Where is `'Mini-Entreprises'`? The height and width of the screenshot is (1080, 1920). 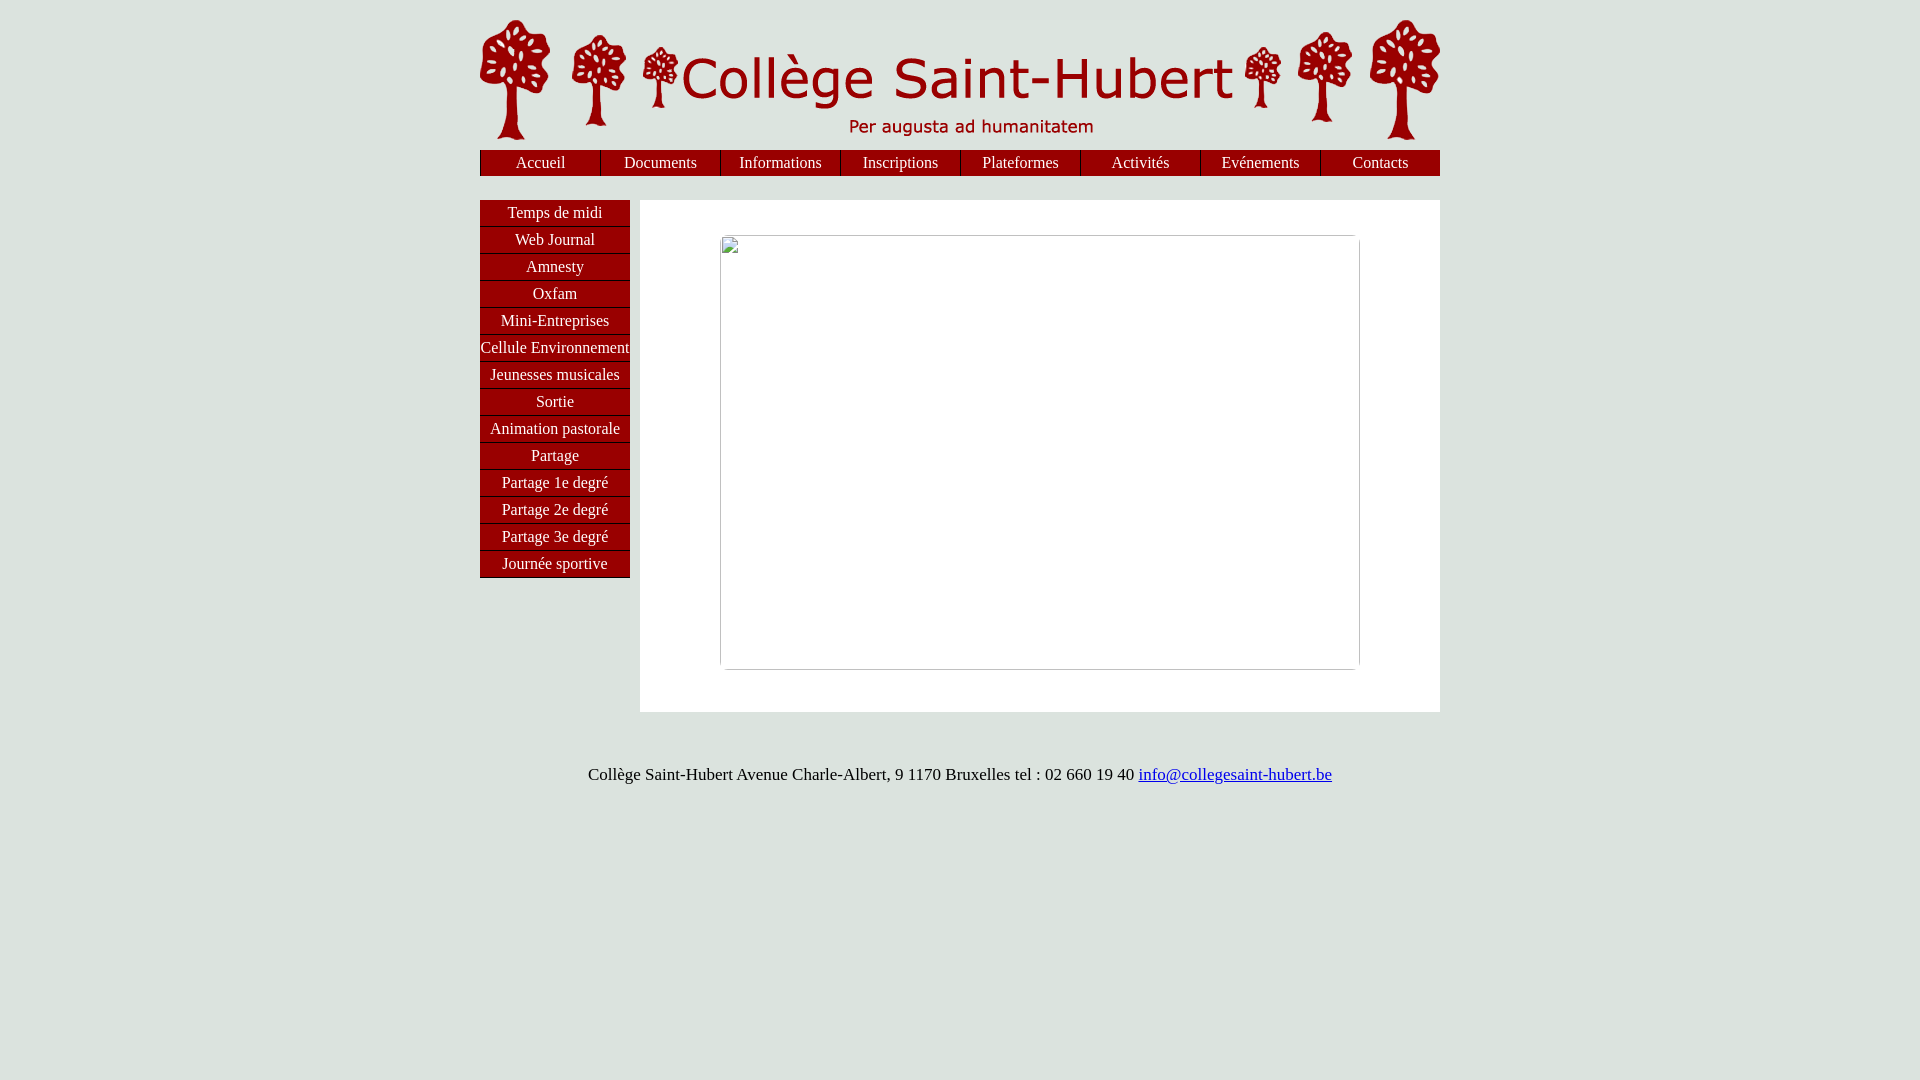
'Mini-Entreprises' is located at coordinates (480, 319).